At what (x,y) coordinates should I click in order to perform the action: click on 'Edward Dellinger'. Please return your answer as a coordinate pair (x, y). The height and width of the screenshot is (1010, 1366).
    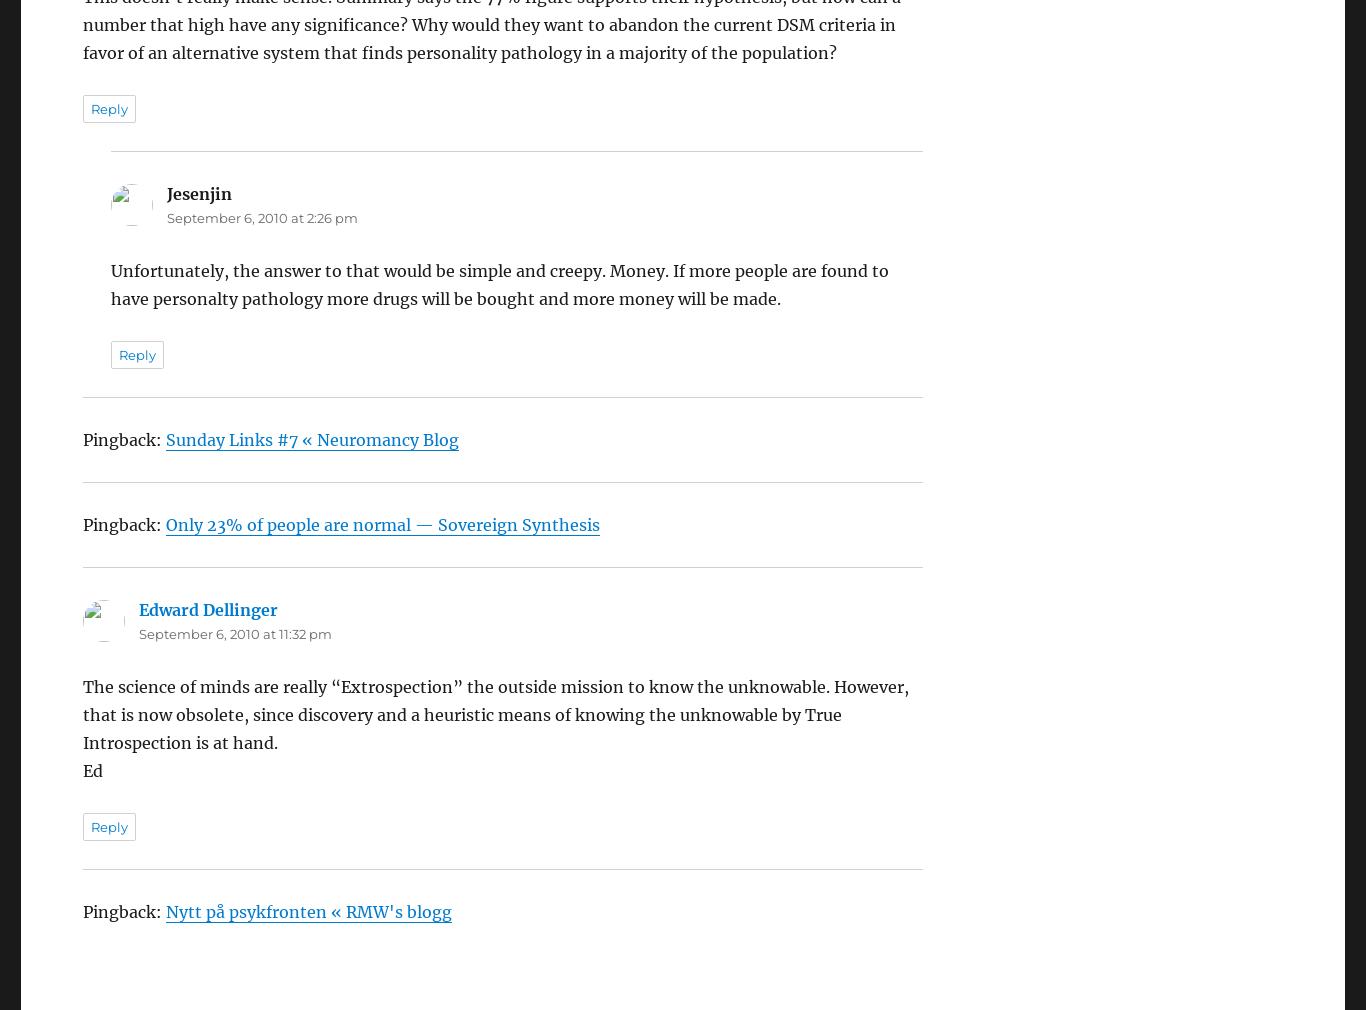
    Looking at the image, I should click on (207, 553).